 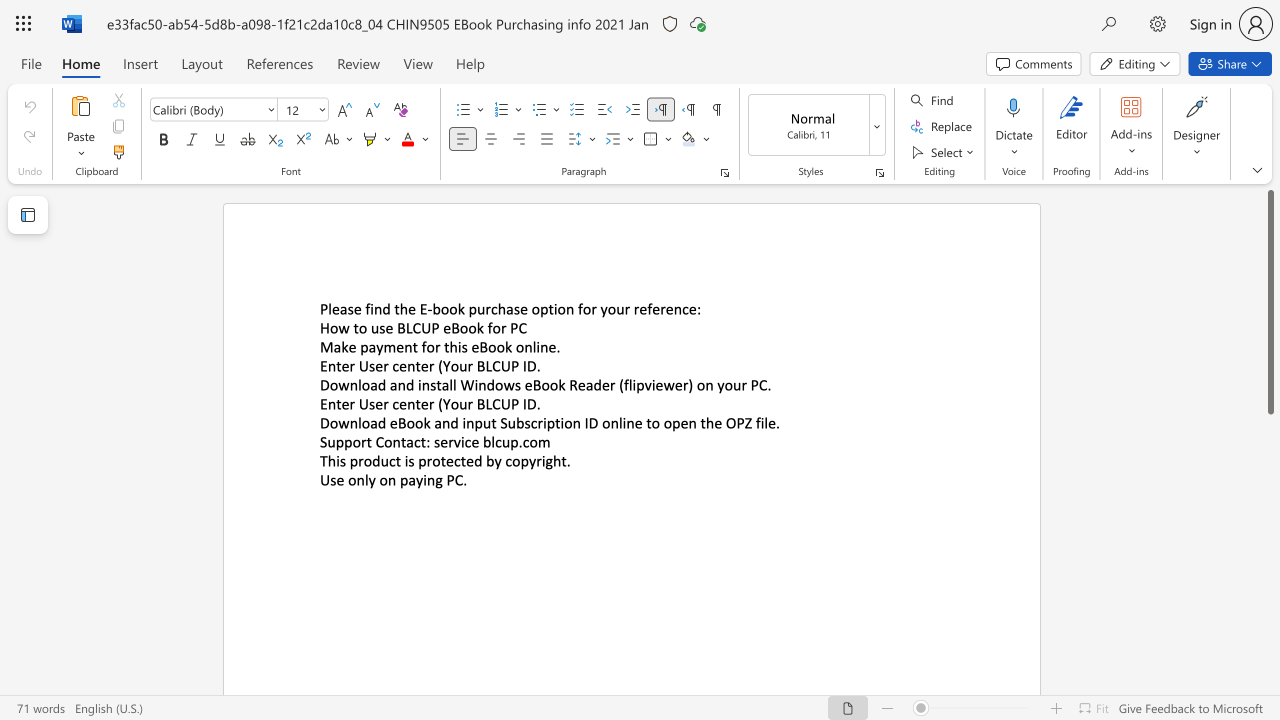 What do you see at coordinates (1269, 580) in the screenshot?
I see `the scrollbar to scroll the page down` at bounding box center [1269, 580].